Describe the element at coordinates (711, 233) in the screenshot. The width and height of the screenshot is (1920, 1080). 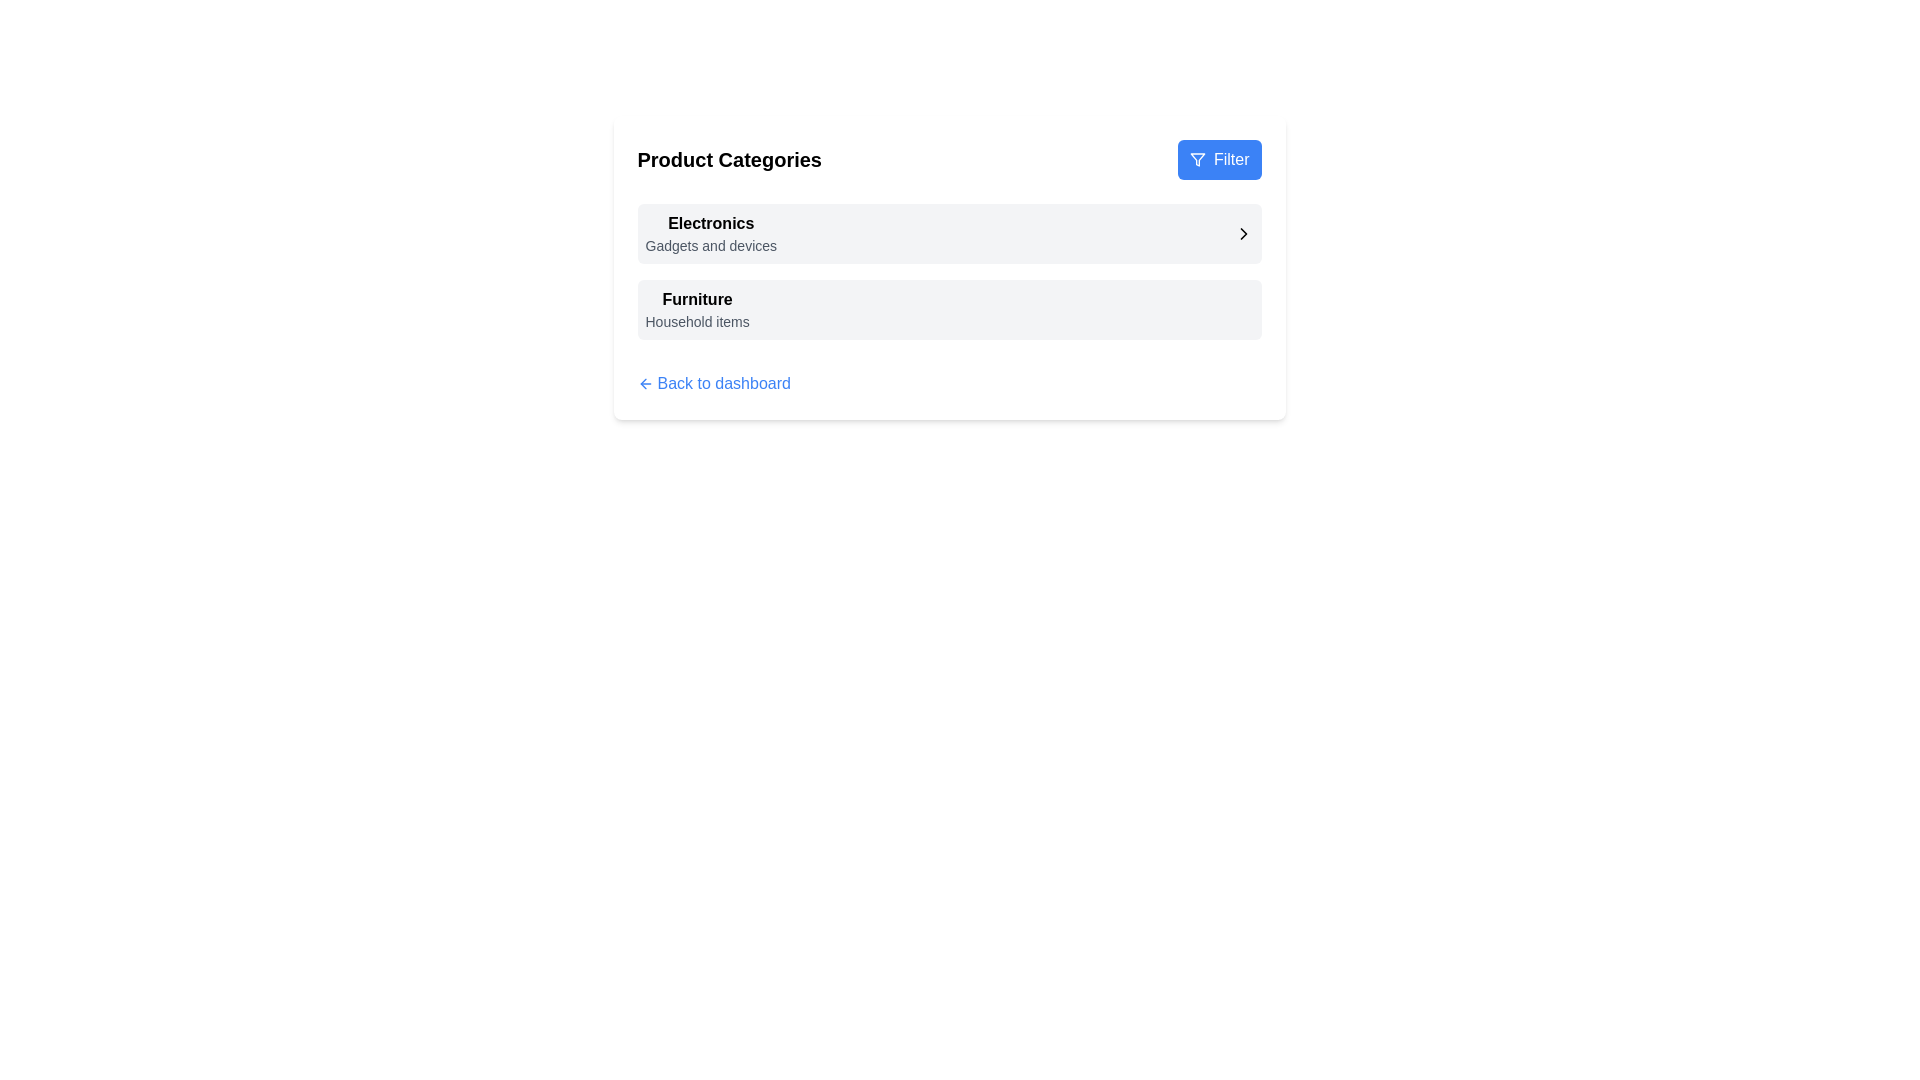
I see `the 'Electronics' text label, which serves as a category title and description within the product categories list` at that location.